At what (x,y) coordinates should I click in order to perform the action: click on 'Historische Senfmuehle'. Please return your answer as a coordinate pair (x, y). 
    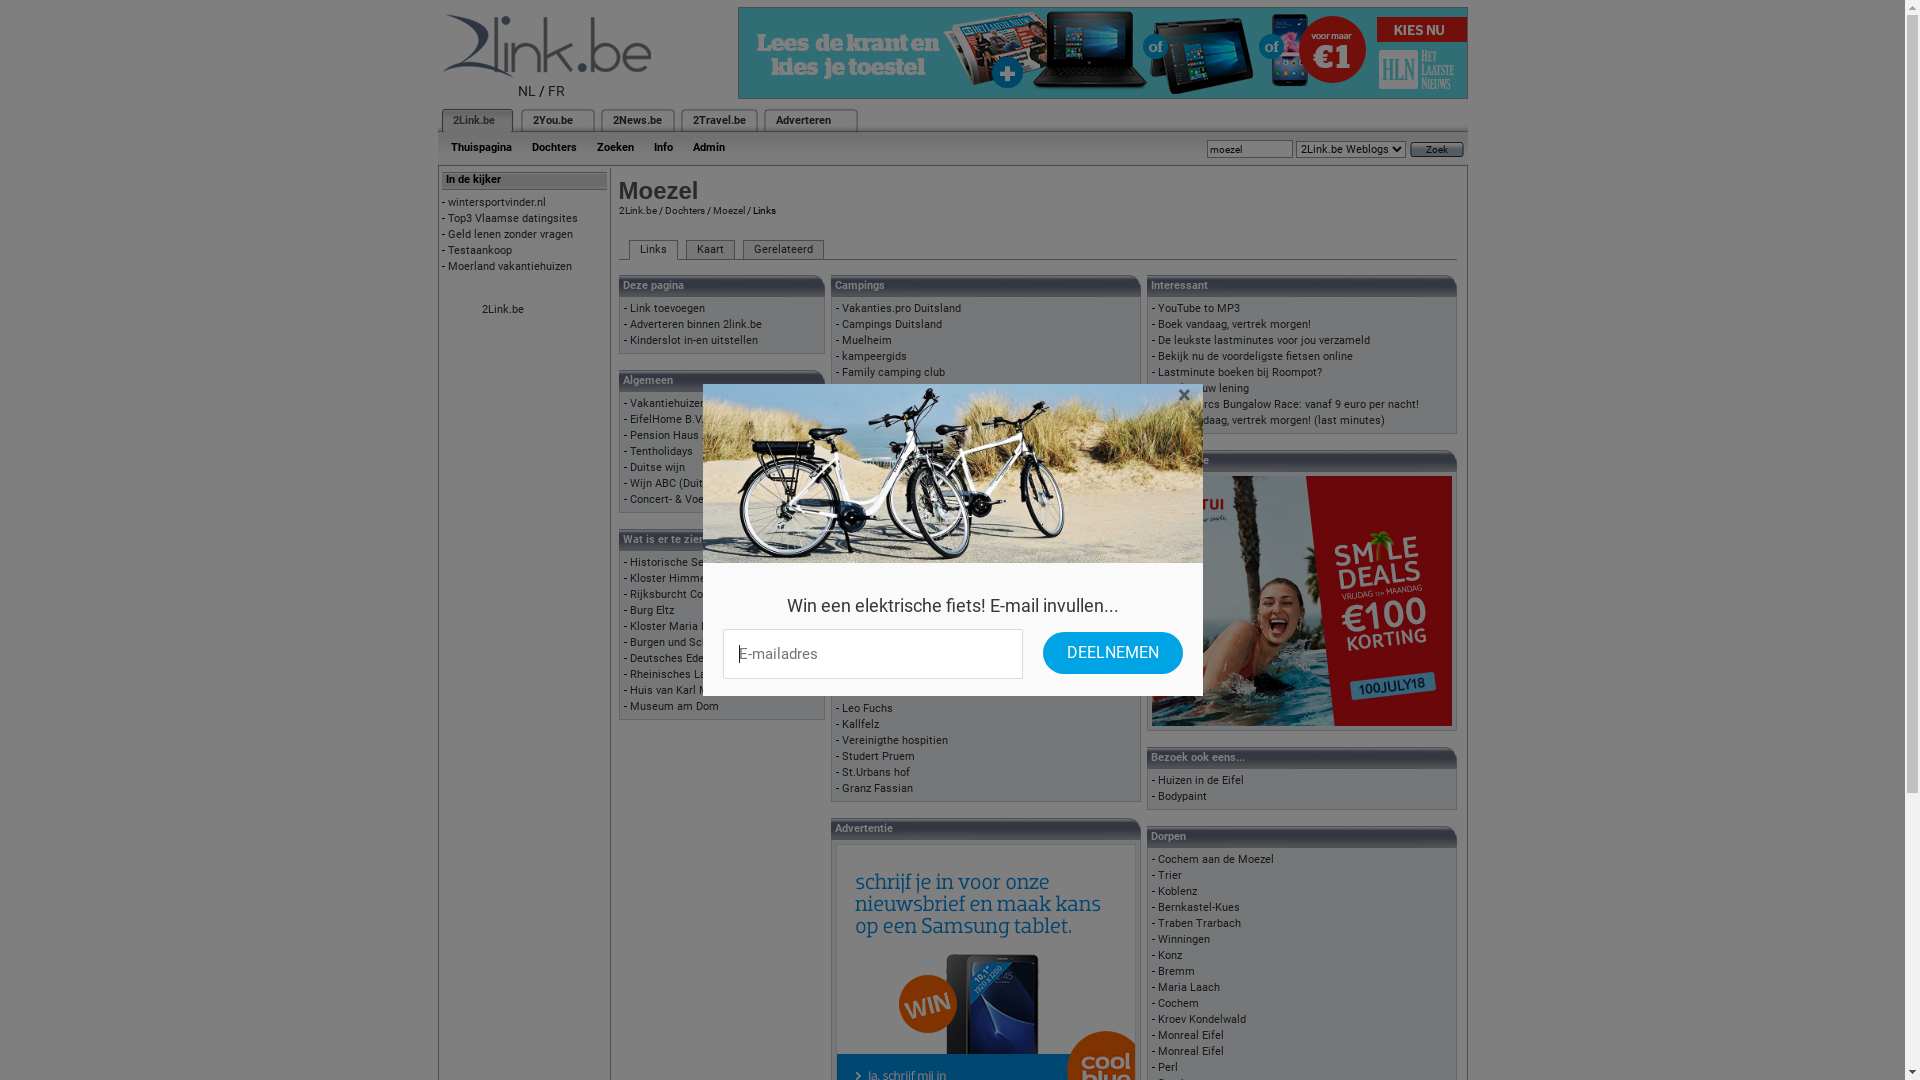
    Looking at the image, I should click on (690, 562).